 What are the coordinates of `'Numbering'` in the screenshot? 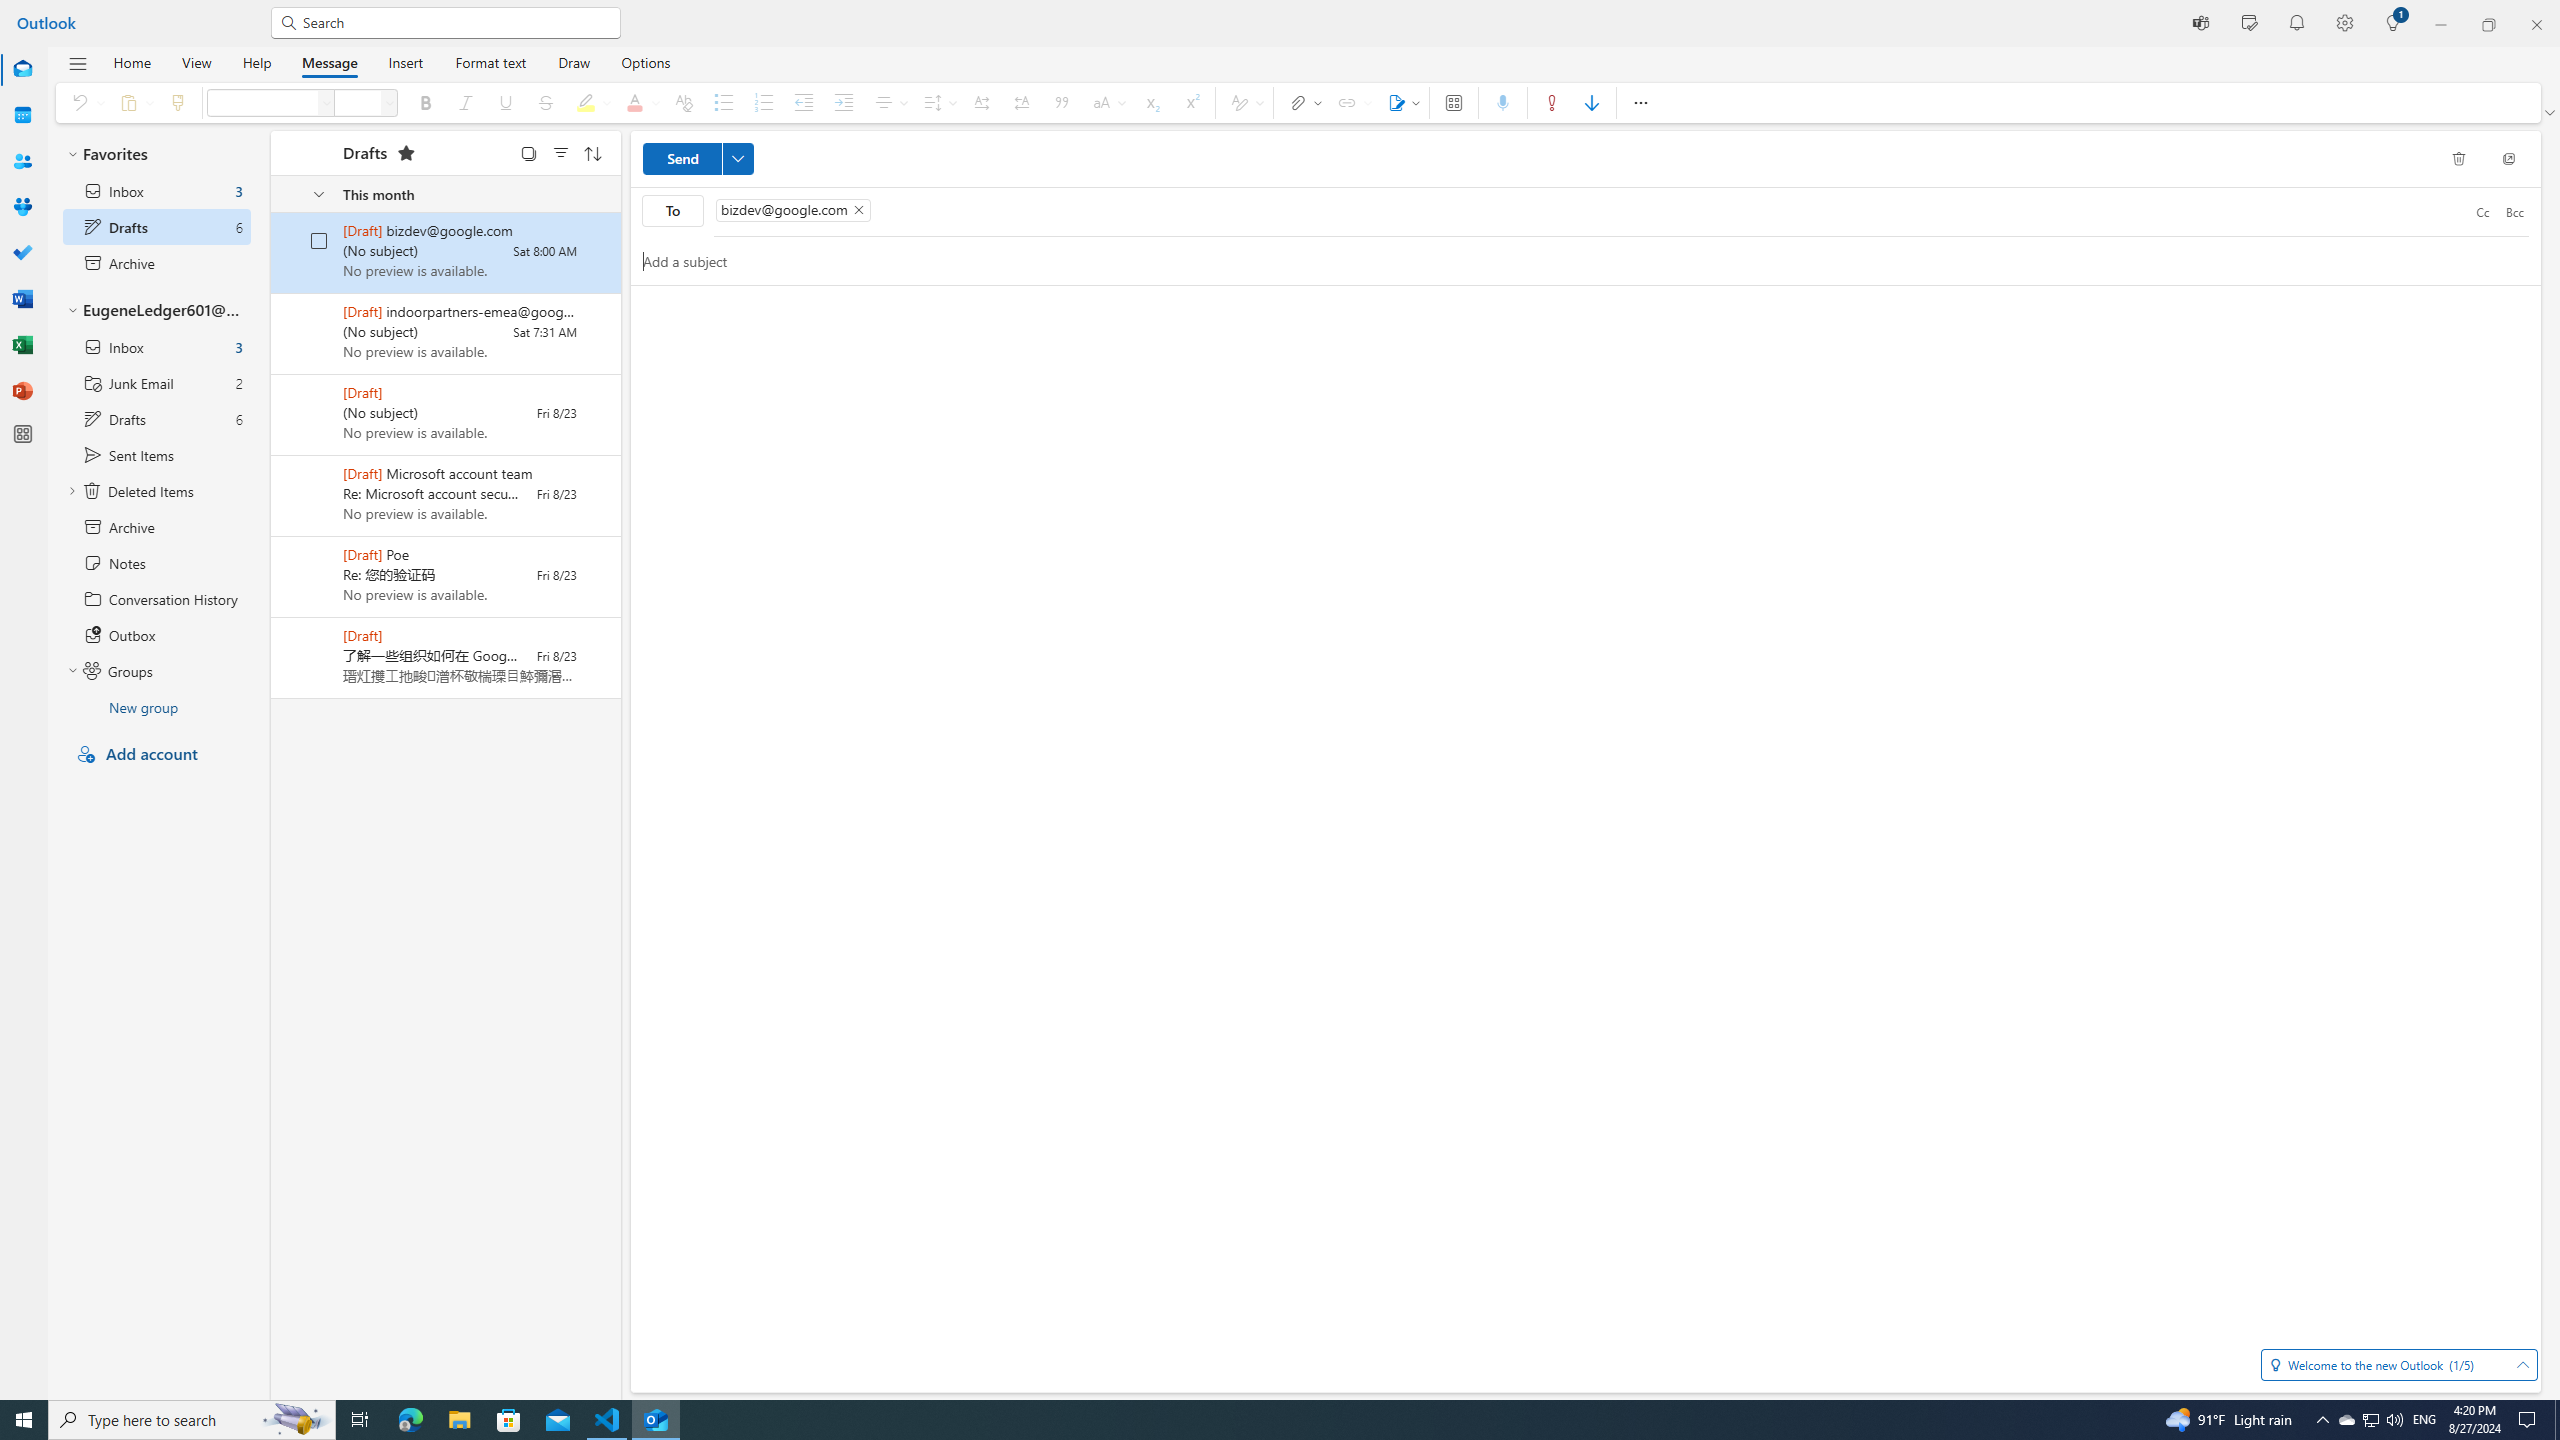 It's located at (763, 102).